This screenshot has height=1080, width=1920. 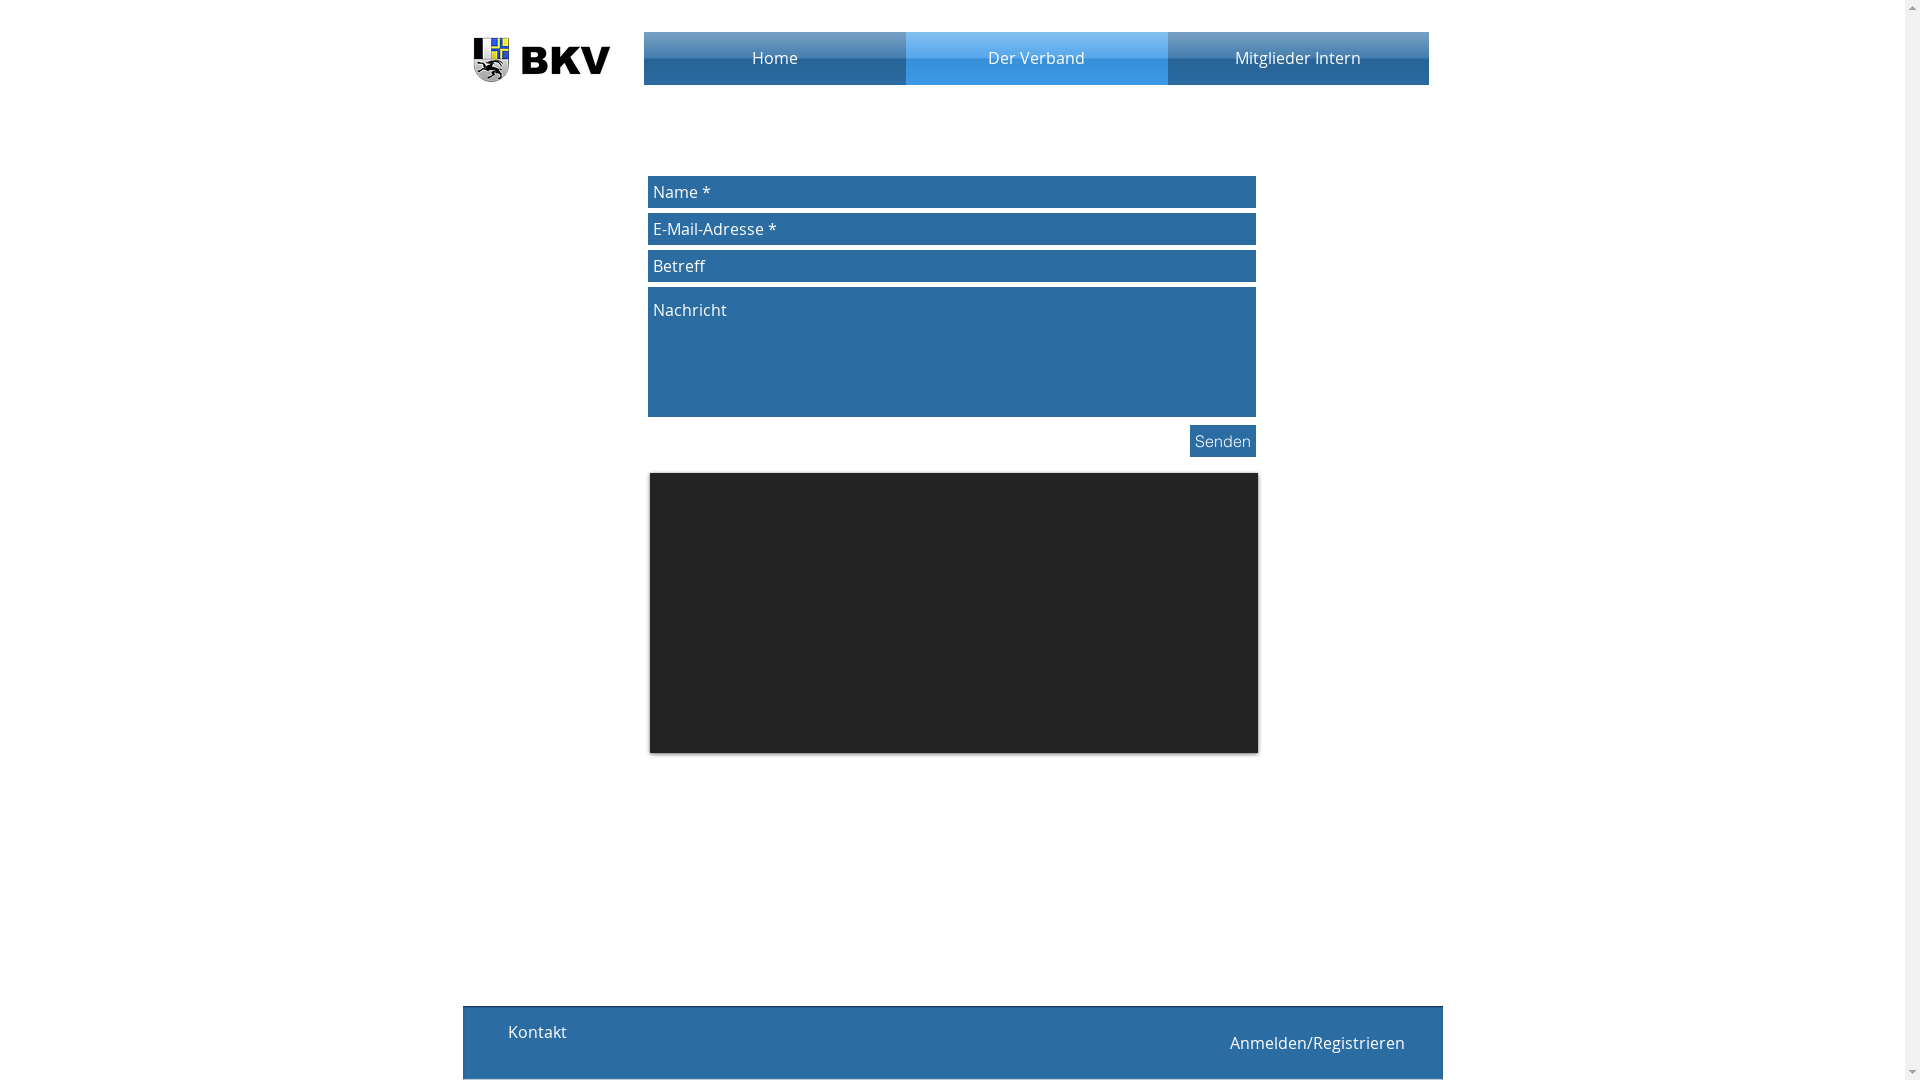 I want to click on 'Der Verband', so click(x=1036, y=57).